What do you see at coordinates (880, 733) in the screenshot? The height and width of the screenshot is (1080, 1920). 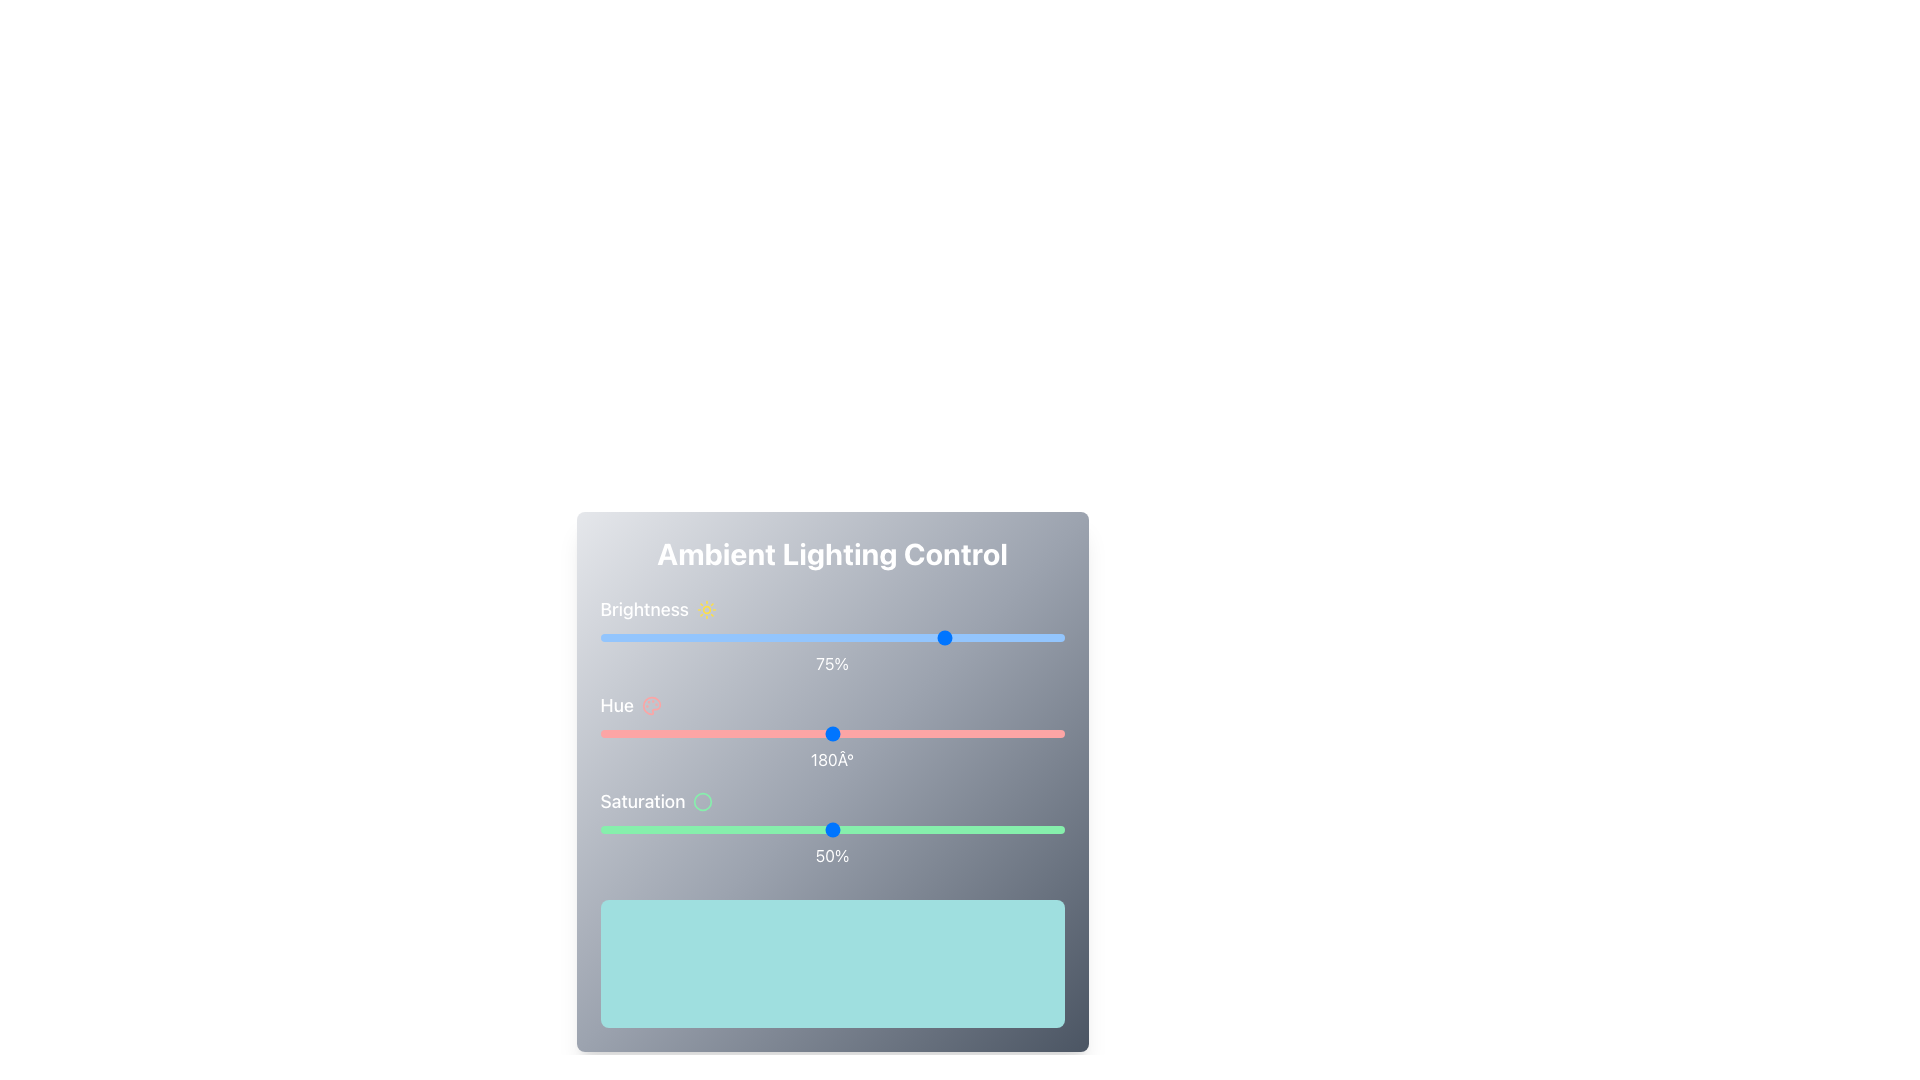 I see `the hue value` at bounding box center [880, 733].